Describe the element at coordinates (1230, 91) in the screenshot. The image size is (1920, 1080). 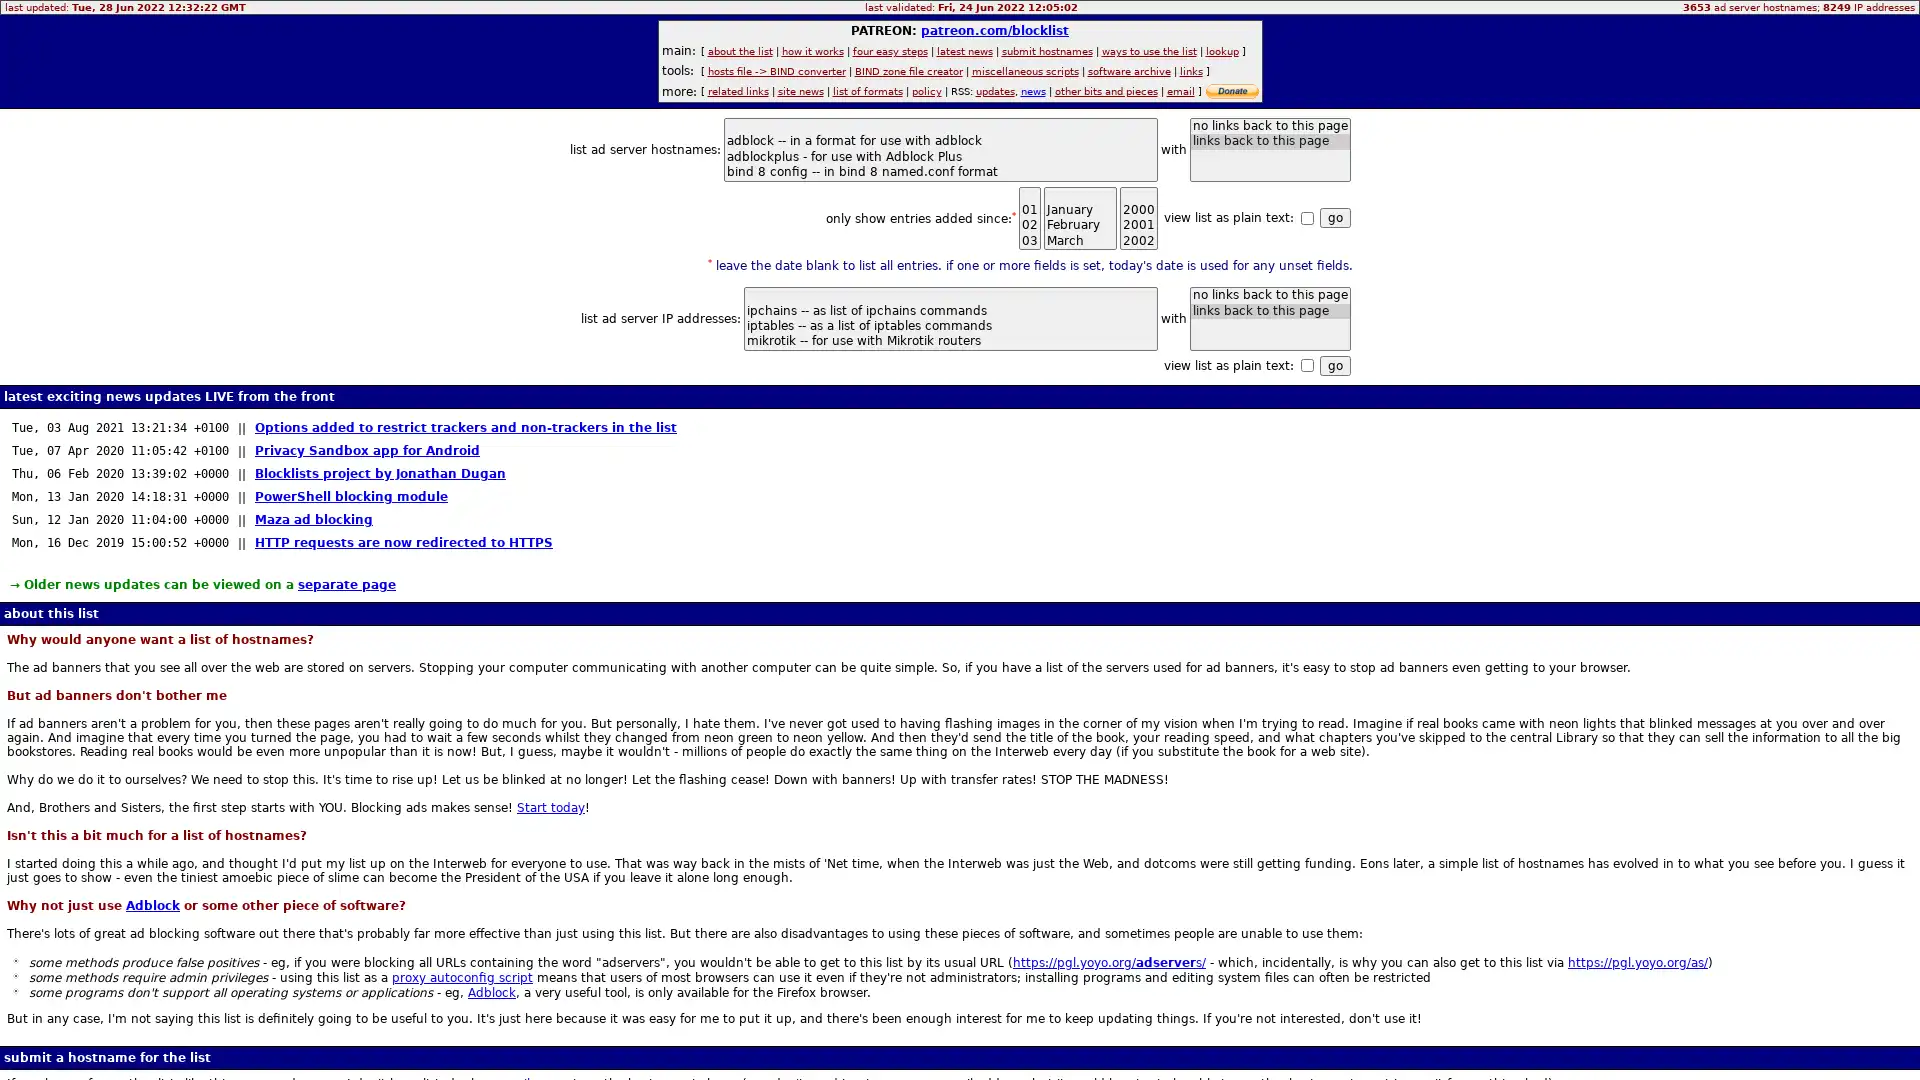
I see `donate via PayPal` at that location.